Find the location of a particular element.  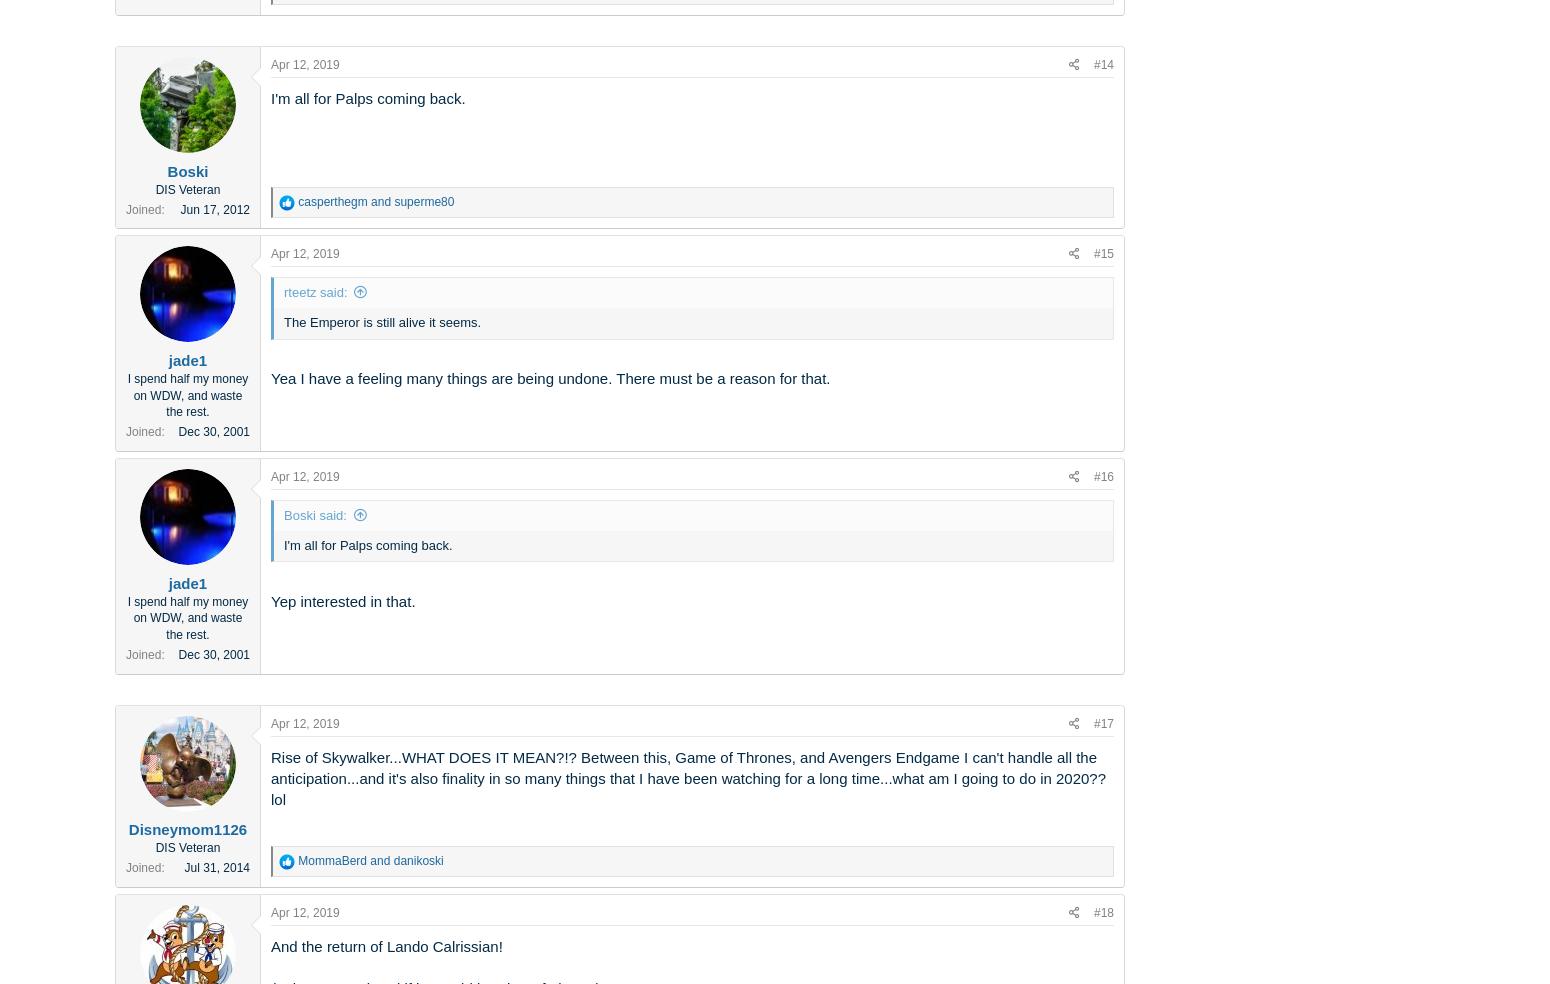

'#15' is located at coordinates (1092, 252).